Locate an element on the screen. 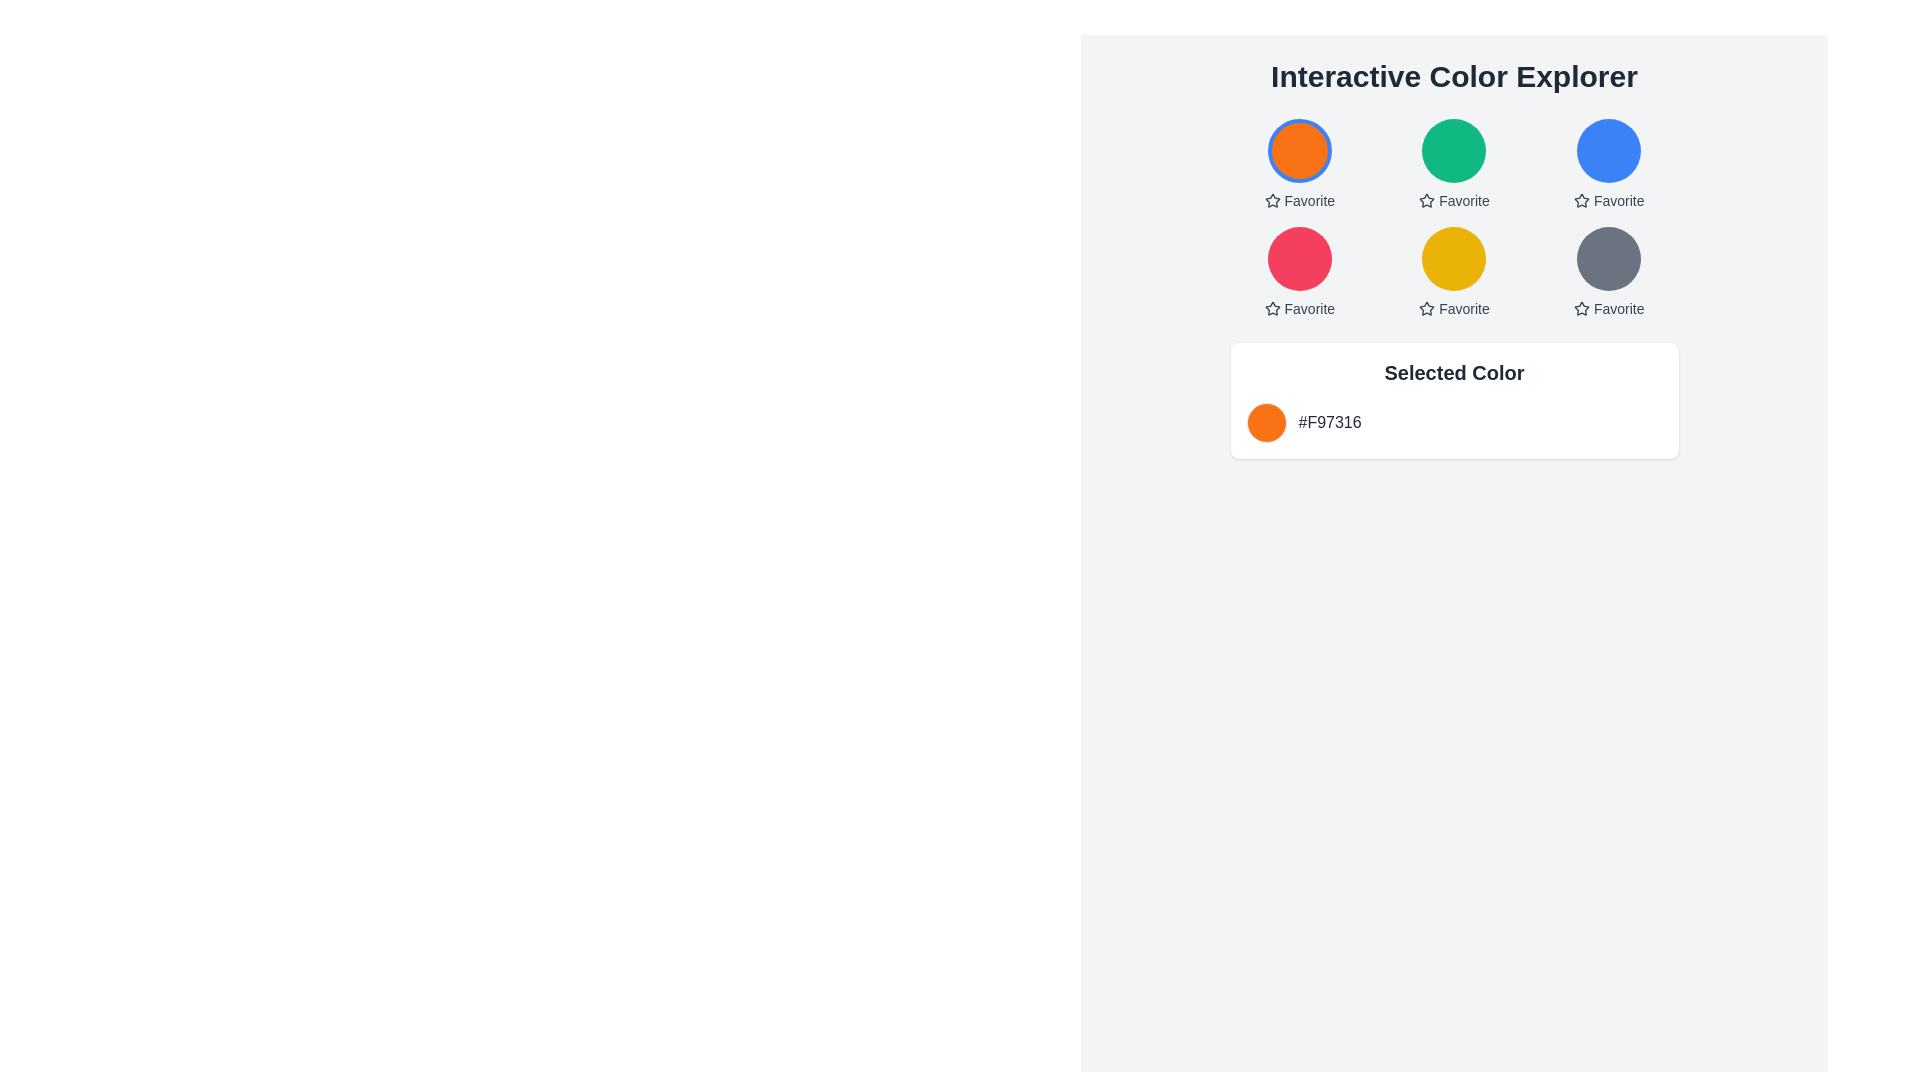 The width and height of the screenshot is (1920, 1080). the circular blue button labeled 'Favorite' located in the first row and third column of the grid layout is located at coordinates (1609, 149).